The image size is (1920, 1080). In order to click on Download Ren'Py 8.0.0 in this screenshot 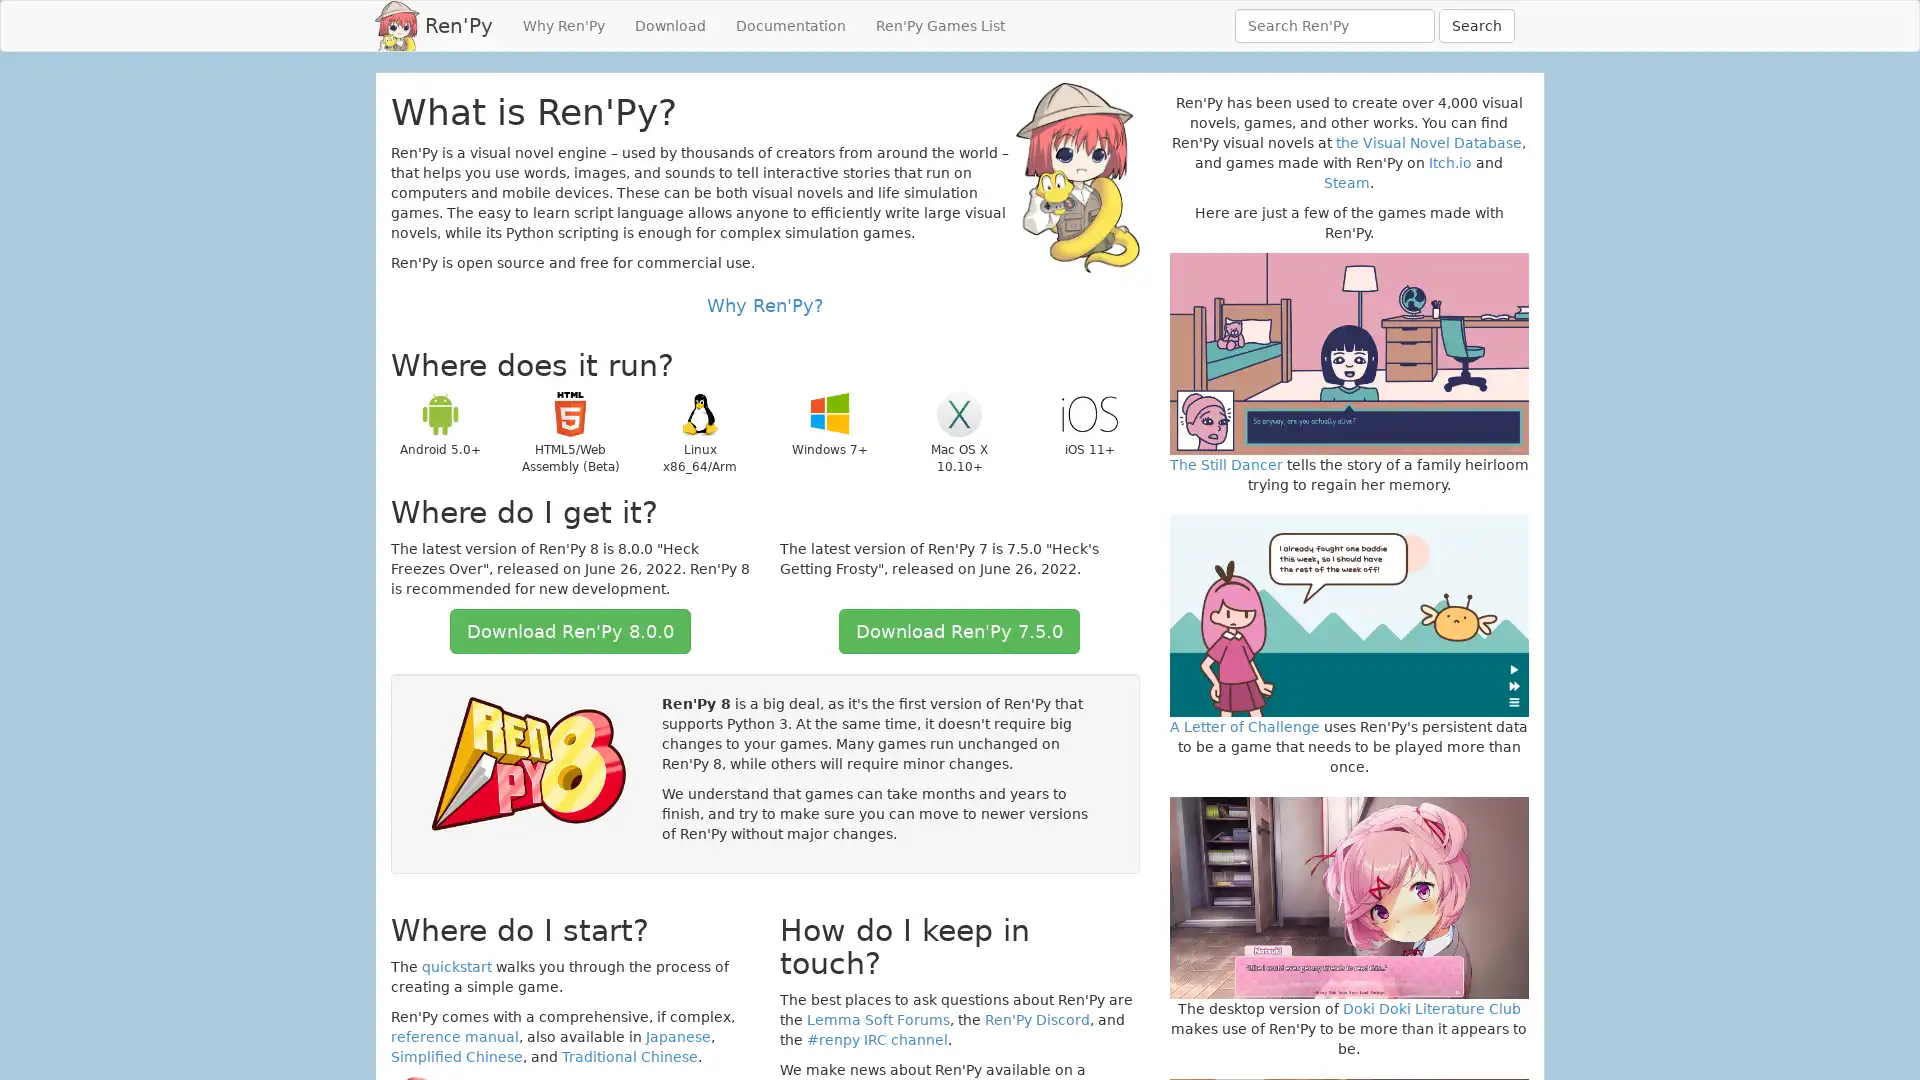, I will do `click(569, 631)`.